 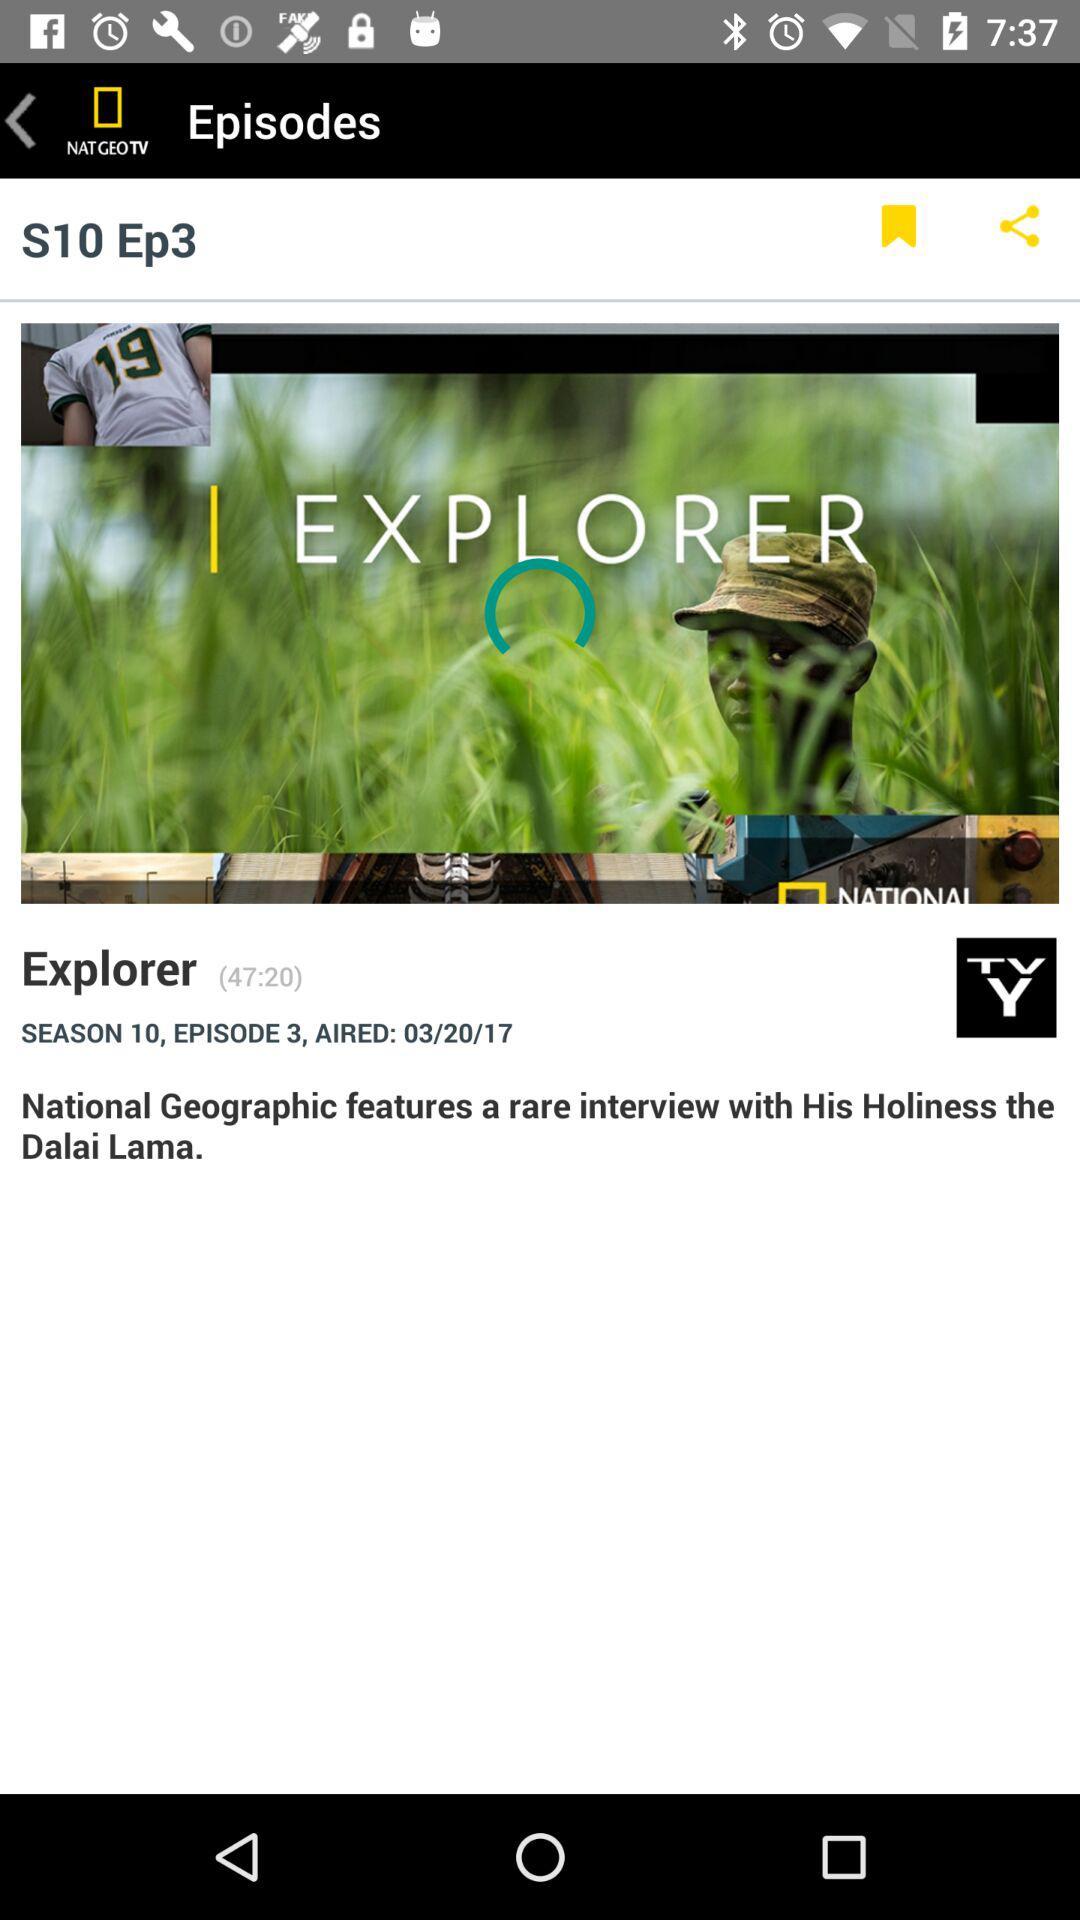 What do you see at coordinates (897, 238) in the screenshot?
I see `the icon next to s10 ep3 icon` at bounding box center [897, 238].